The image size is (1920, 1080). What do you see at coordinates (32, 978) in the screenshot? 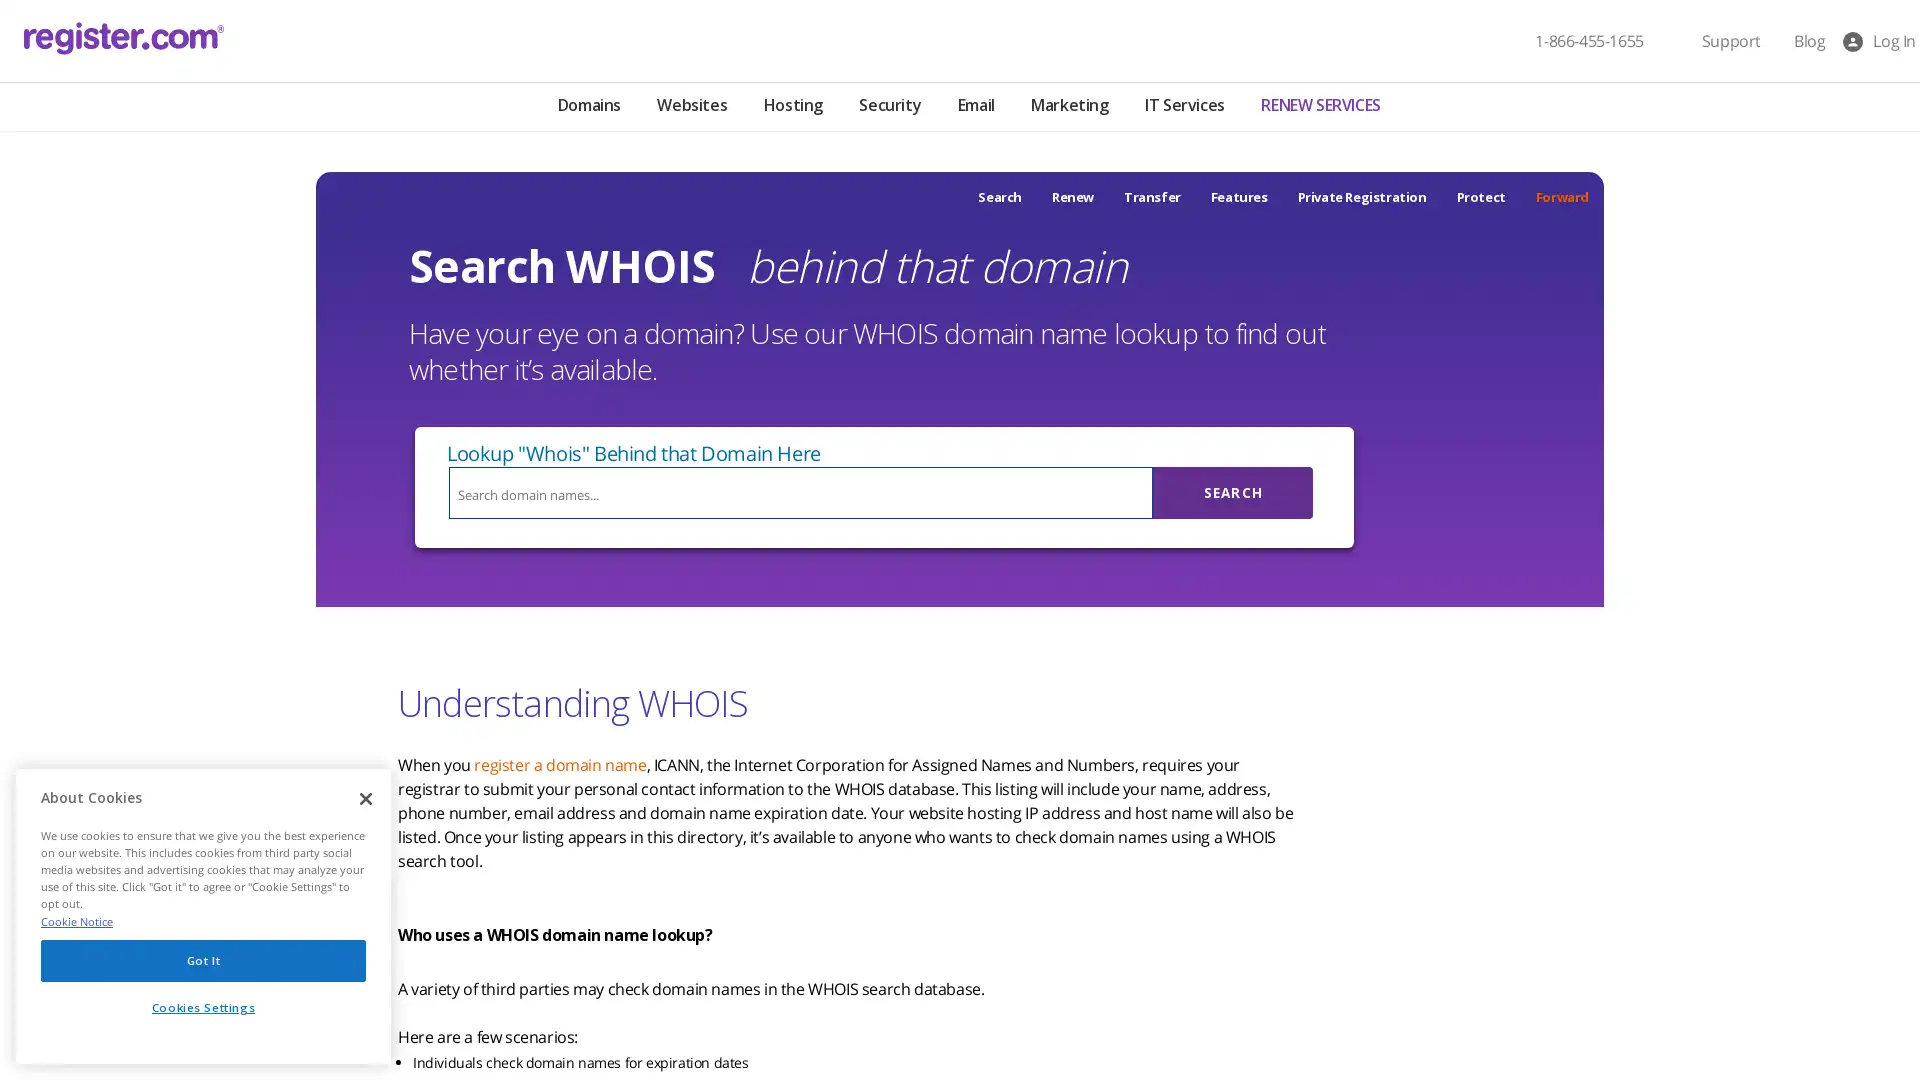
I see `Explore your accessibility options` at bounding box center [32, 978].